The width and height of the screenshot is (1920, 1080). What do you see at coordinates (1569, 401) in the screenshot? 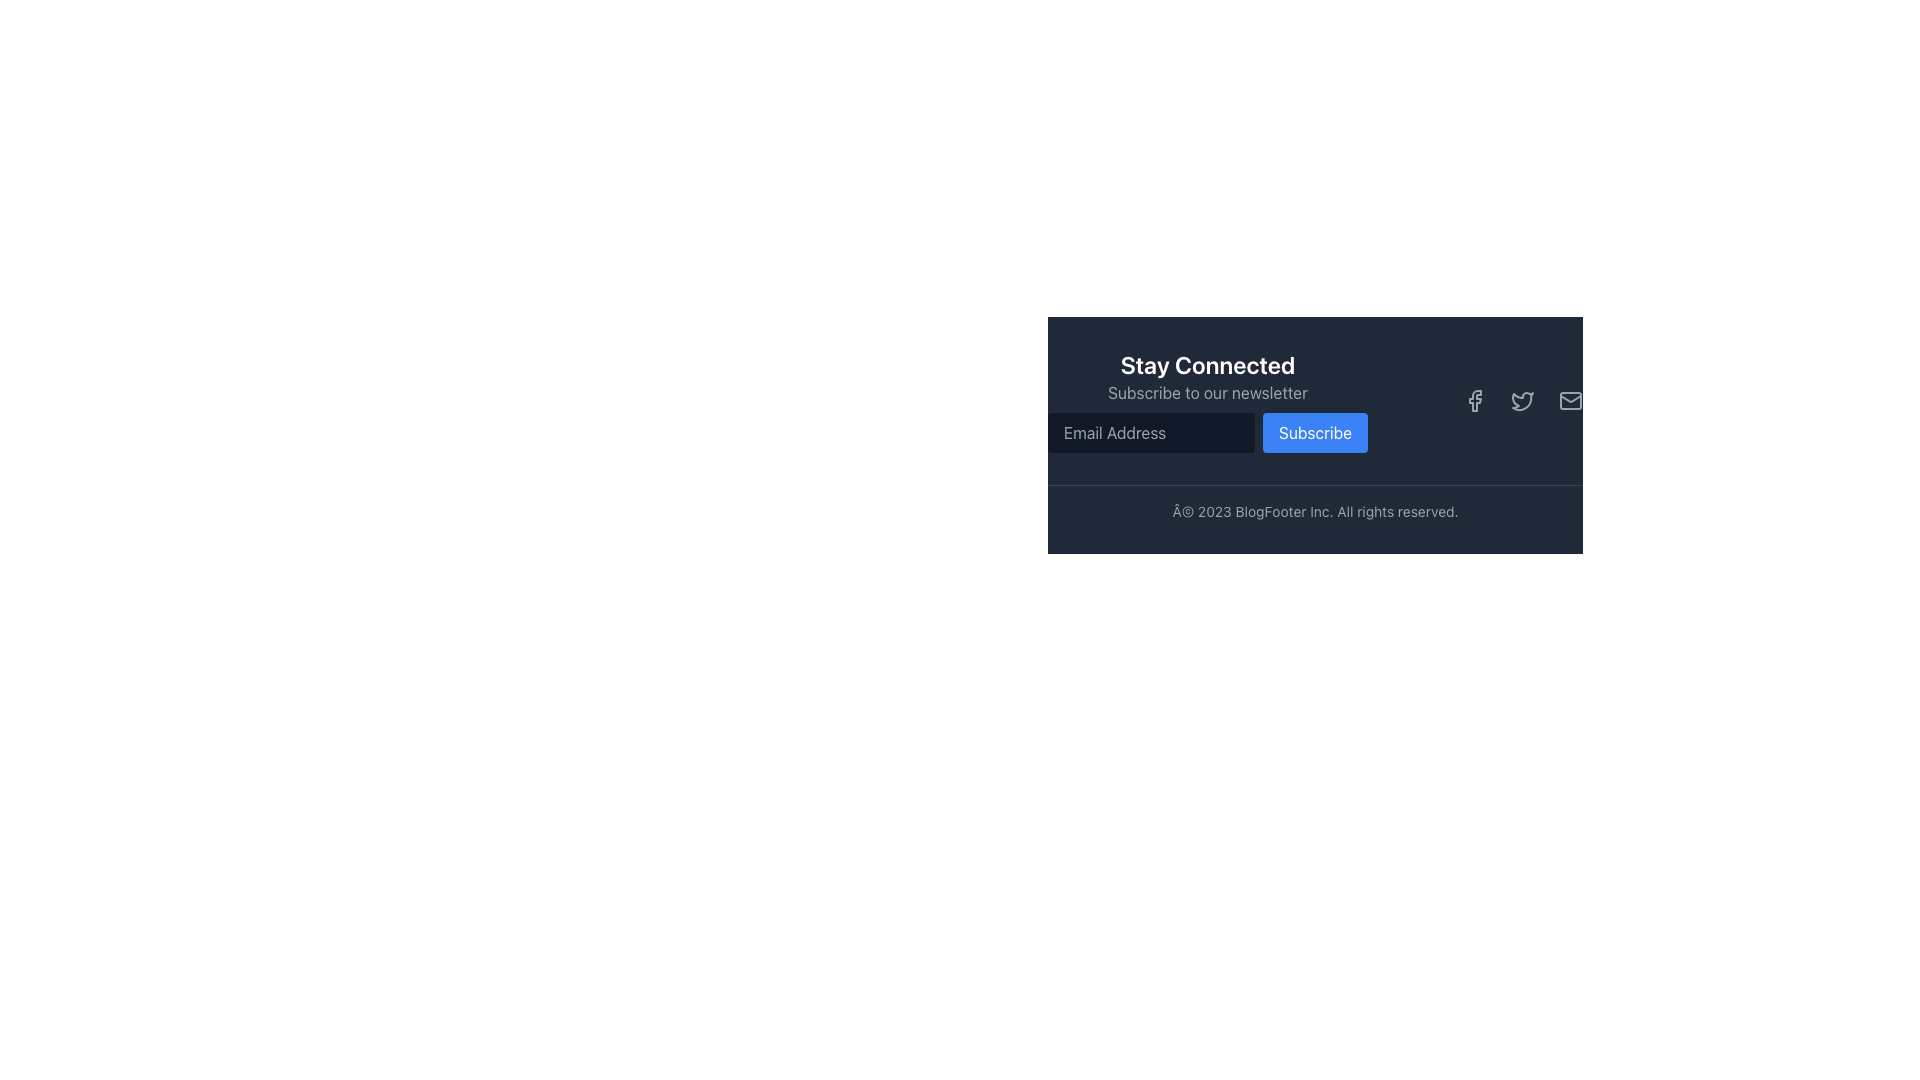
I see `the envelope icon, which is a rectangular component with a dark background and light outline, located at the far right of the footer section that contains social media icons` at bounding box center [1569, 401].